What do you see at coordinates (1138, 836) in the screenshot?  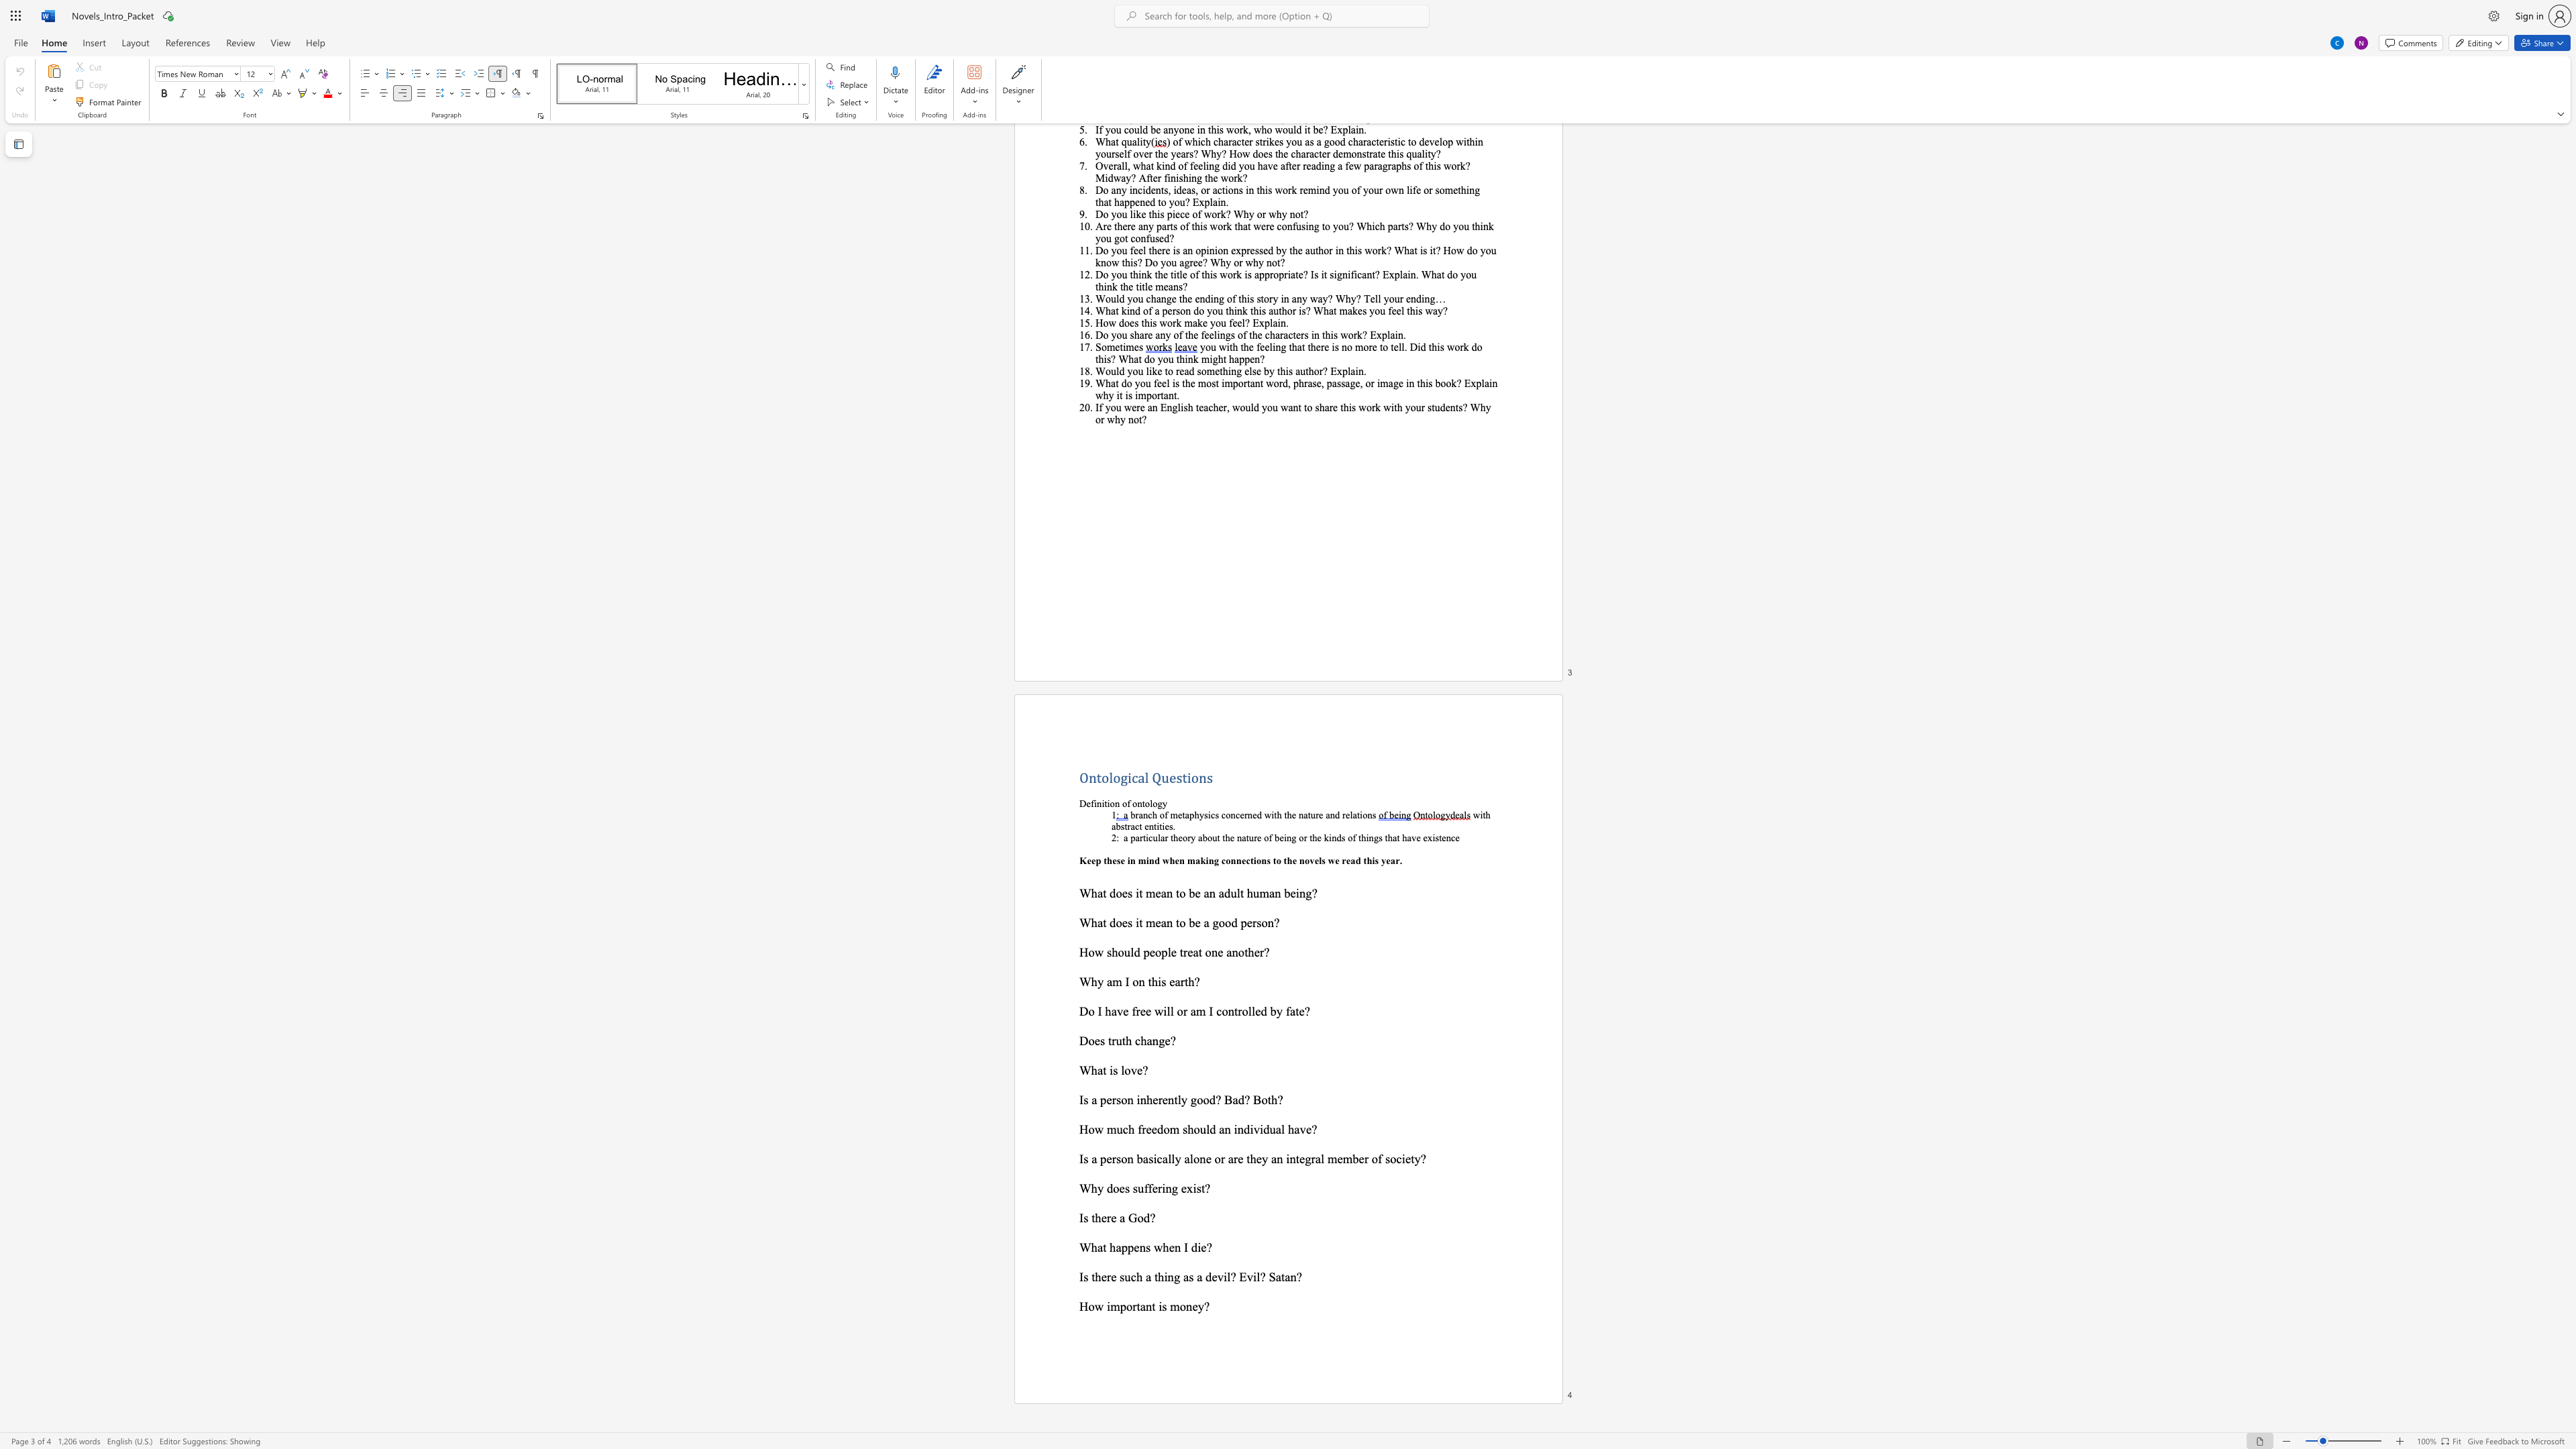 I see `the subset text "rtic" within the text "2:  a particular theory about the nature of being or the kinds of things that have existence"` at bounding box center [1138, 836].